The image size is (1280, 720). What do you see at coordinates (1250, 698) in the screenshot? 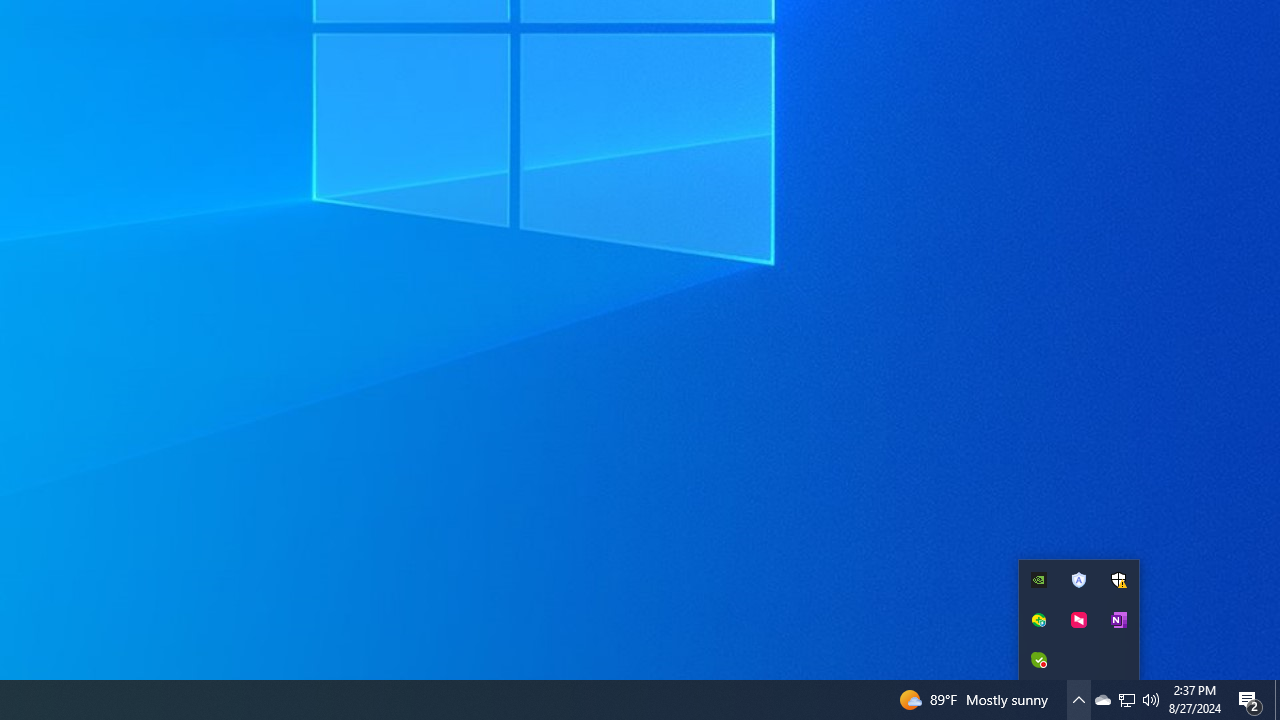
I see `'Action Center, 2 new notifications'` at bounding box center [1250, 698].